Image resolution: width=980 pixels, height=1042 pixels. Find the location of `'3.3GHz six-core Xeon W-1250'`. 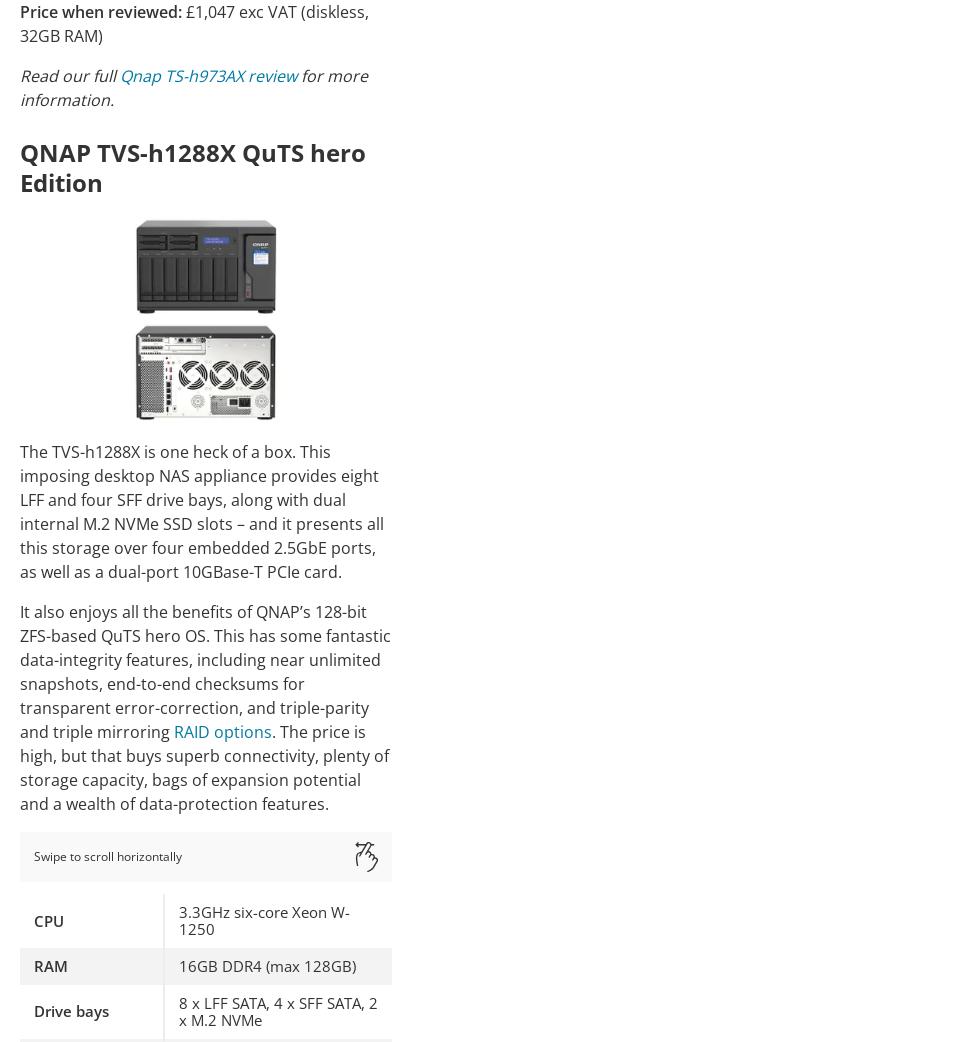

'3.3GHz six-core Xeon W-1250' is located at coordinates (264, 919).